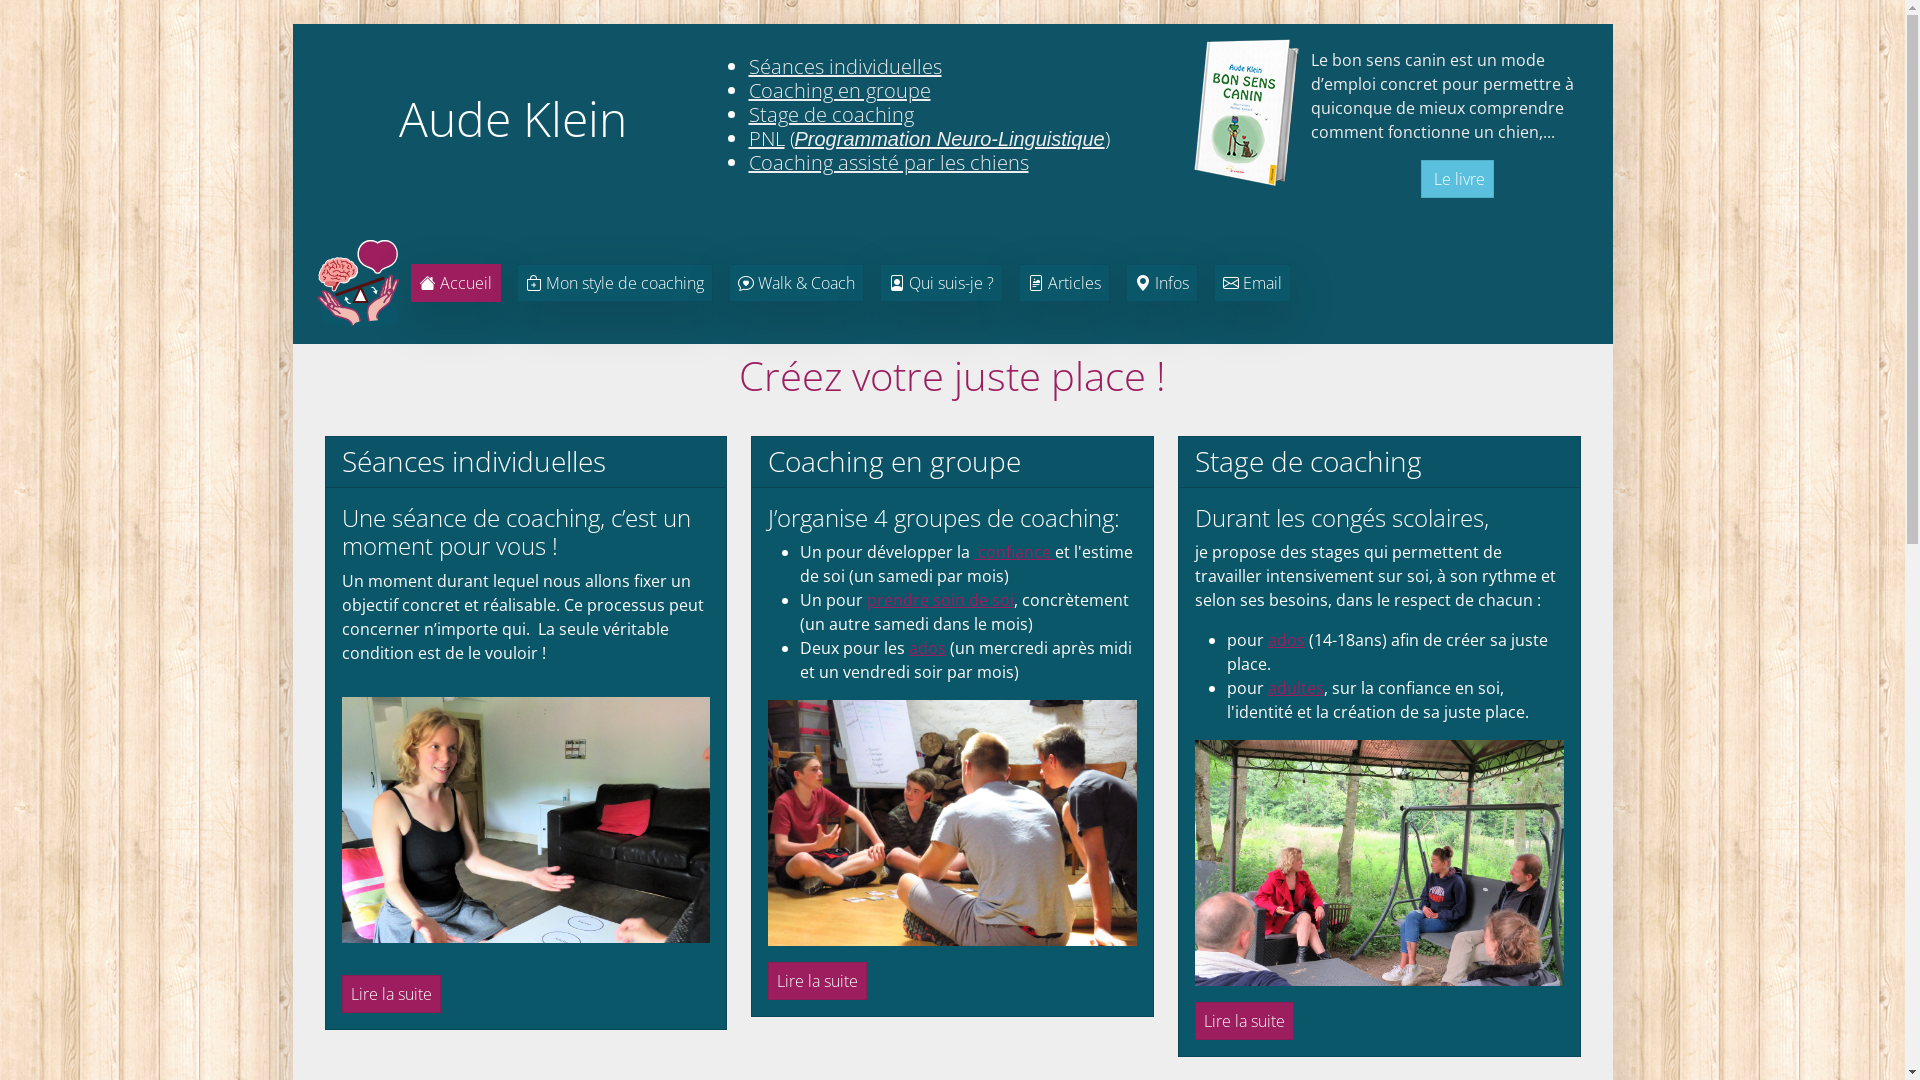  I want to click on 'Email', so click(1251, 282).